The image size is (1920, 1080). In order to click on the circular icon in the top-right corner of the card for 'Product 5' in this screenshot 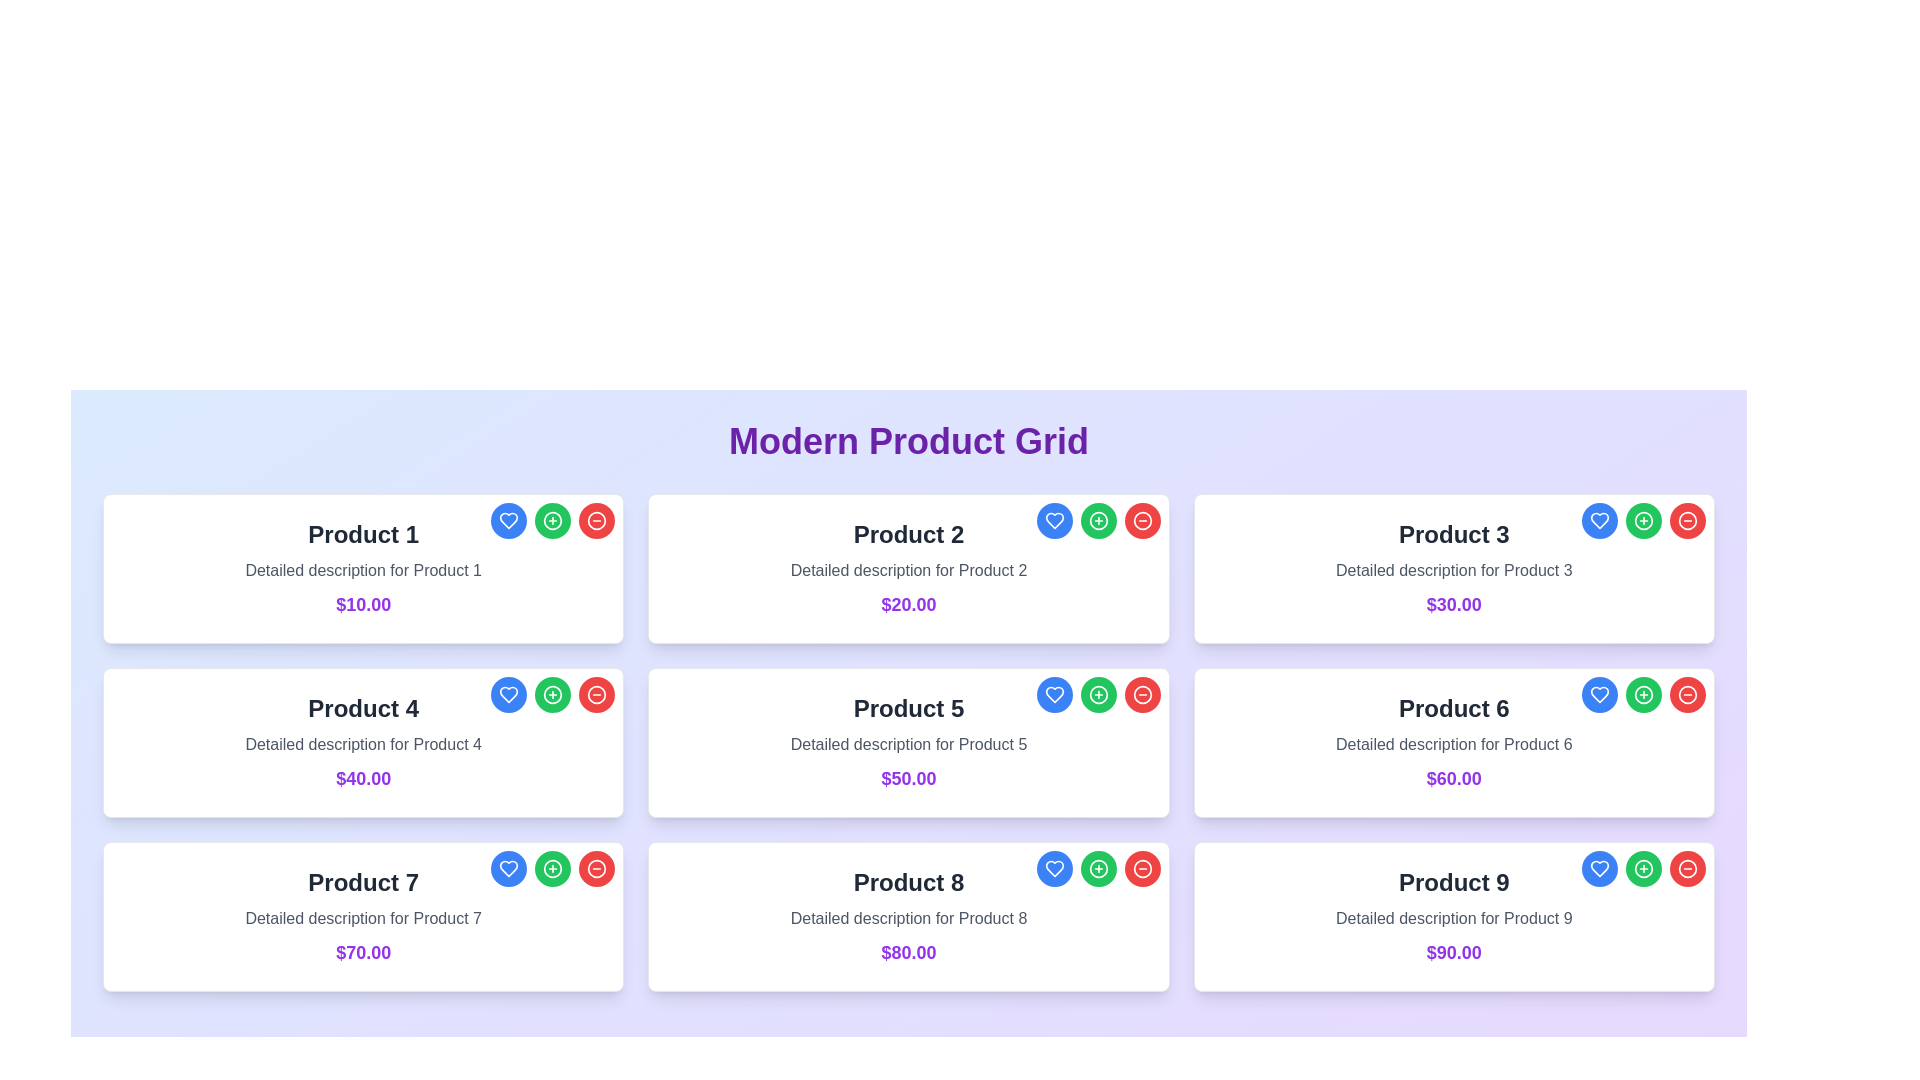, I will do `click(1097, 693)`.